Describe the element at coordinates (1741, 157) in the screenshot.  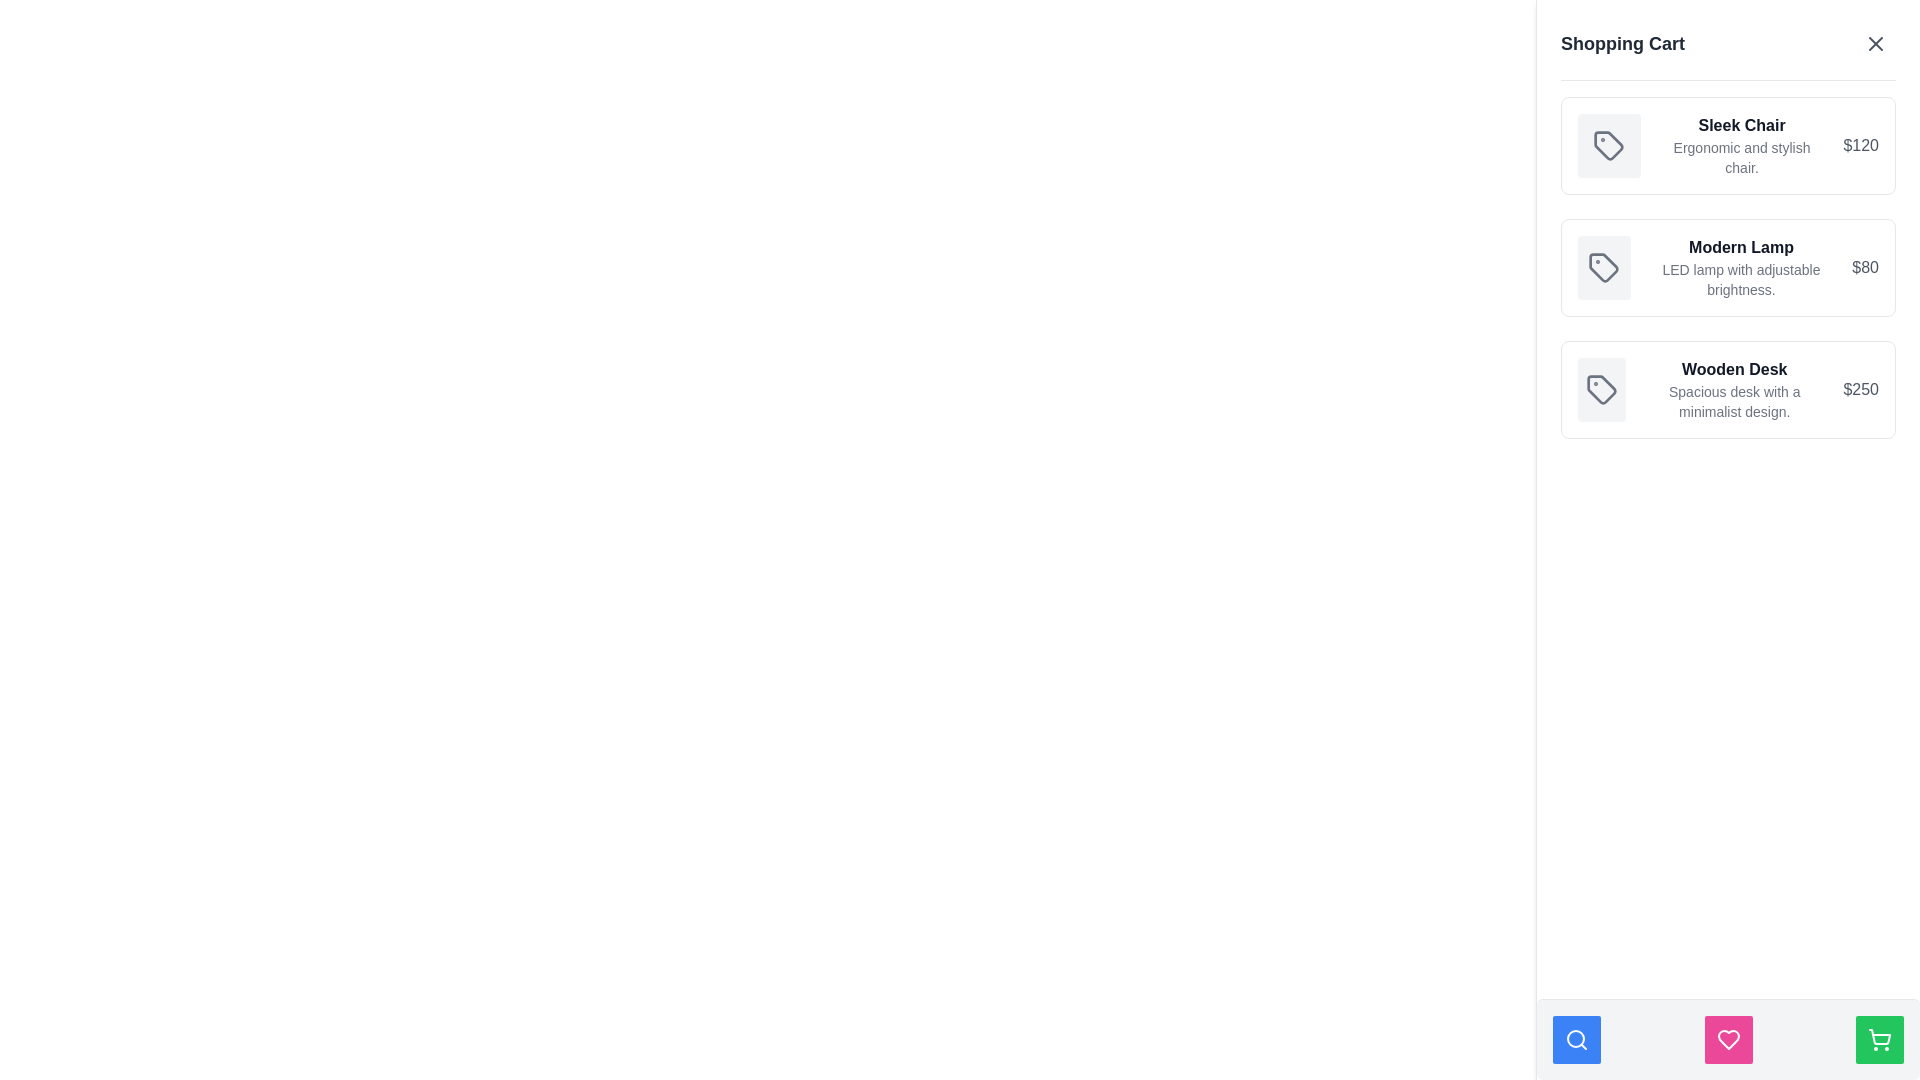
I see `the text display element that describes the product 'Sleek Chair', which is located below the title 'Sleek Chair' and aligned centrally with it` at that location.